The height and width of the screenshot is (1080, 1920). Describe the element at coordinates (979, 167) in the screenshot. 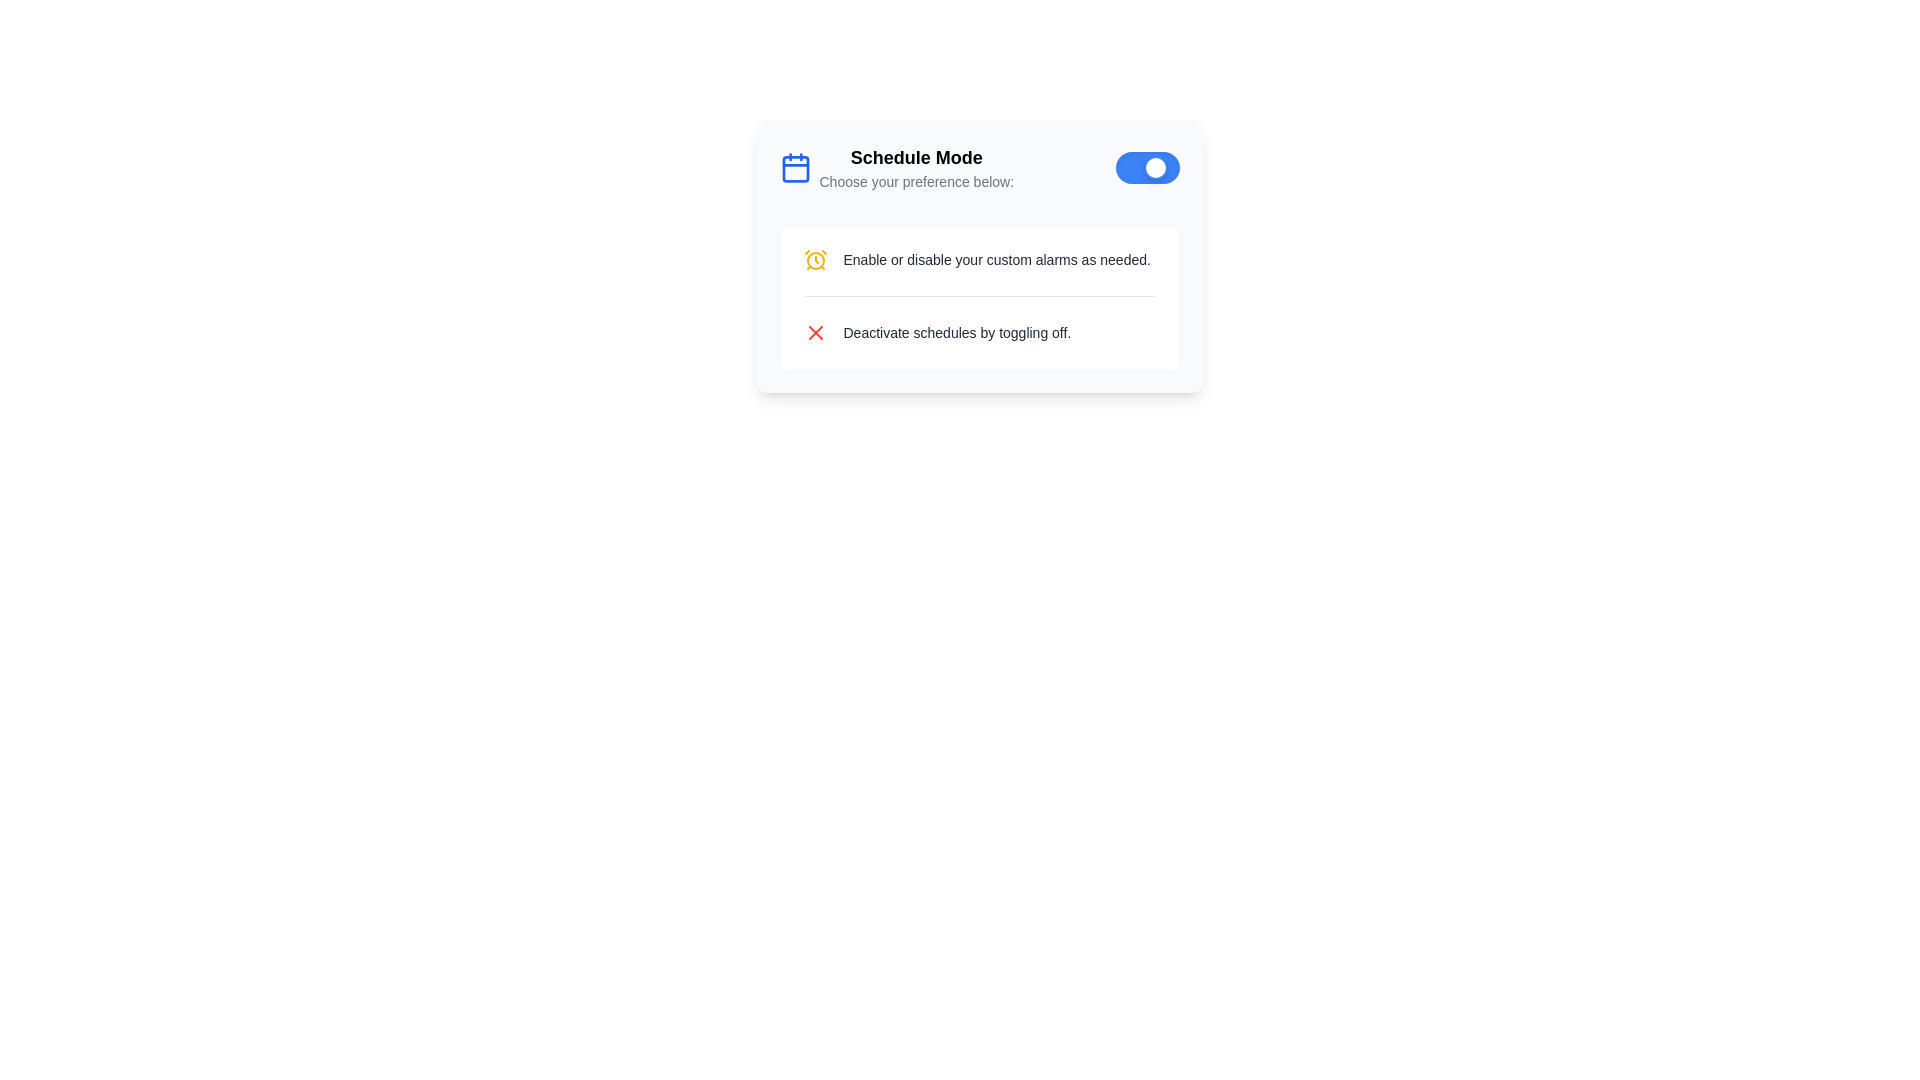

I see `the text header 'Schedule Mode' in the Composite element to trigger a tooltip if implemented` at that location.